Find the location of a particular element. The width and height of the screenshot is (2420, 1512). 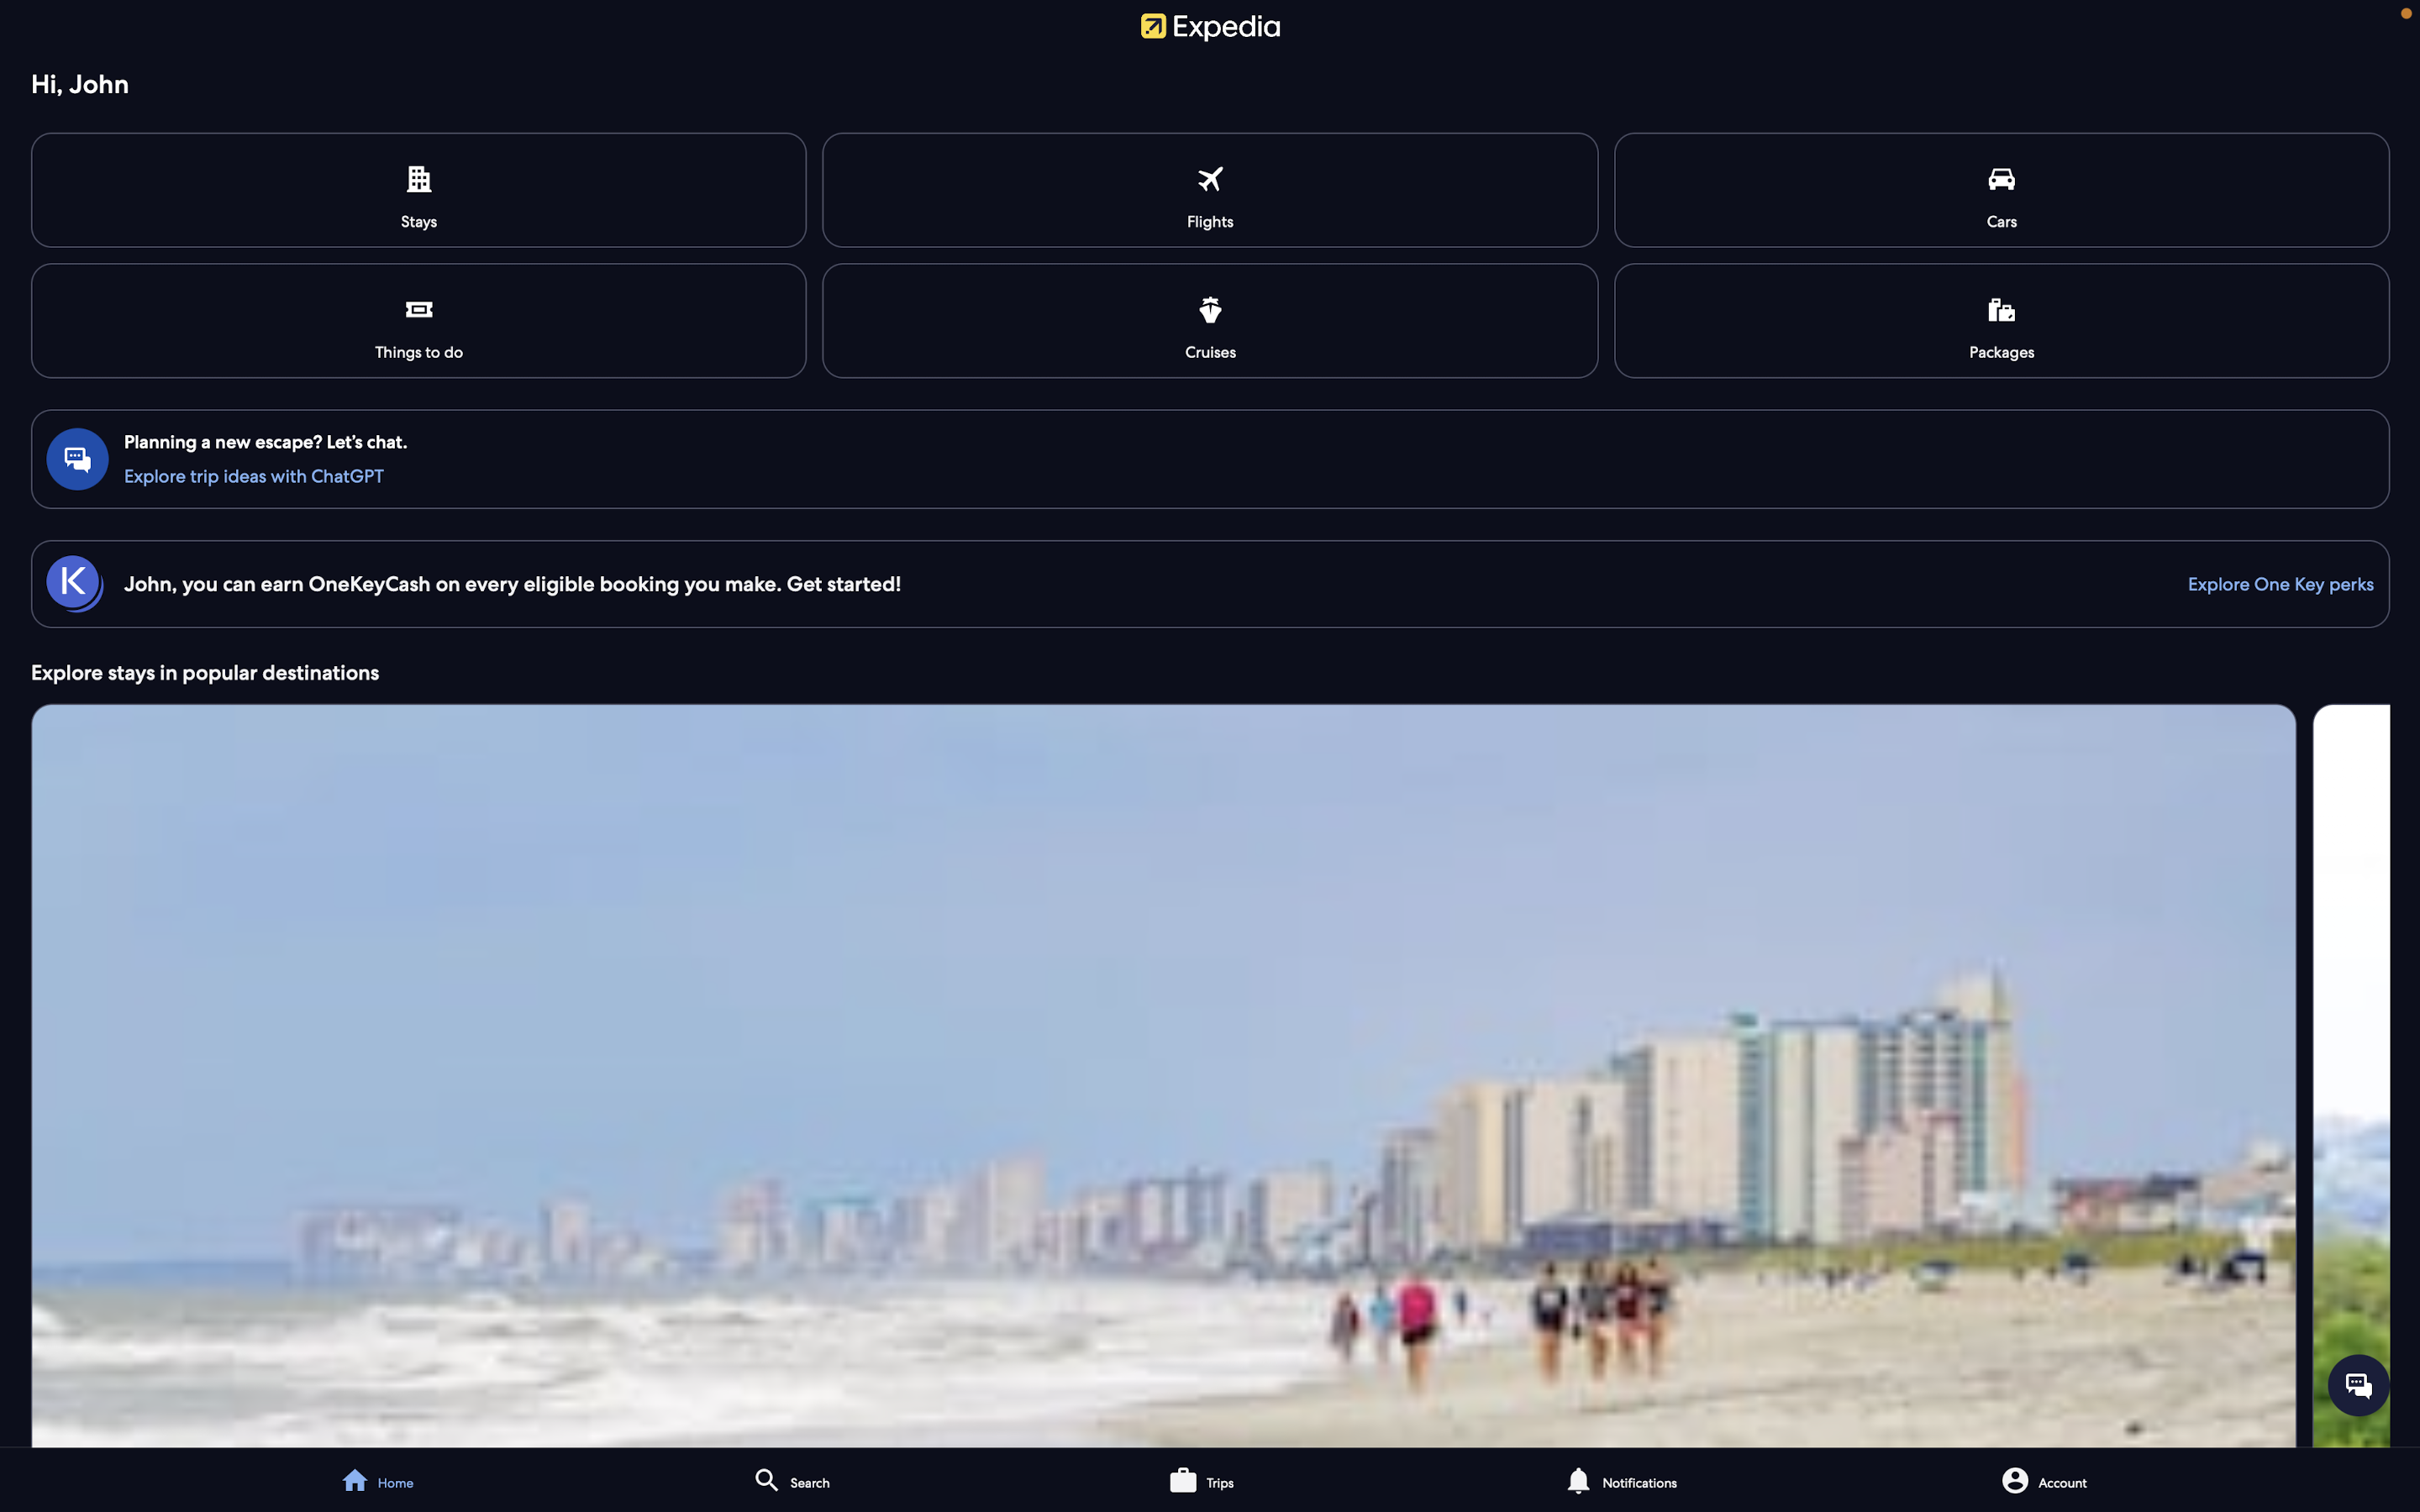

View and book available packages is located at coordinates (2000, 318).